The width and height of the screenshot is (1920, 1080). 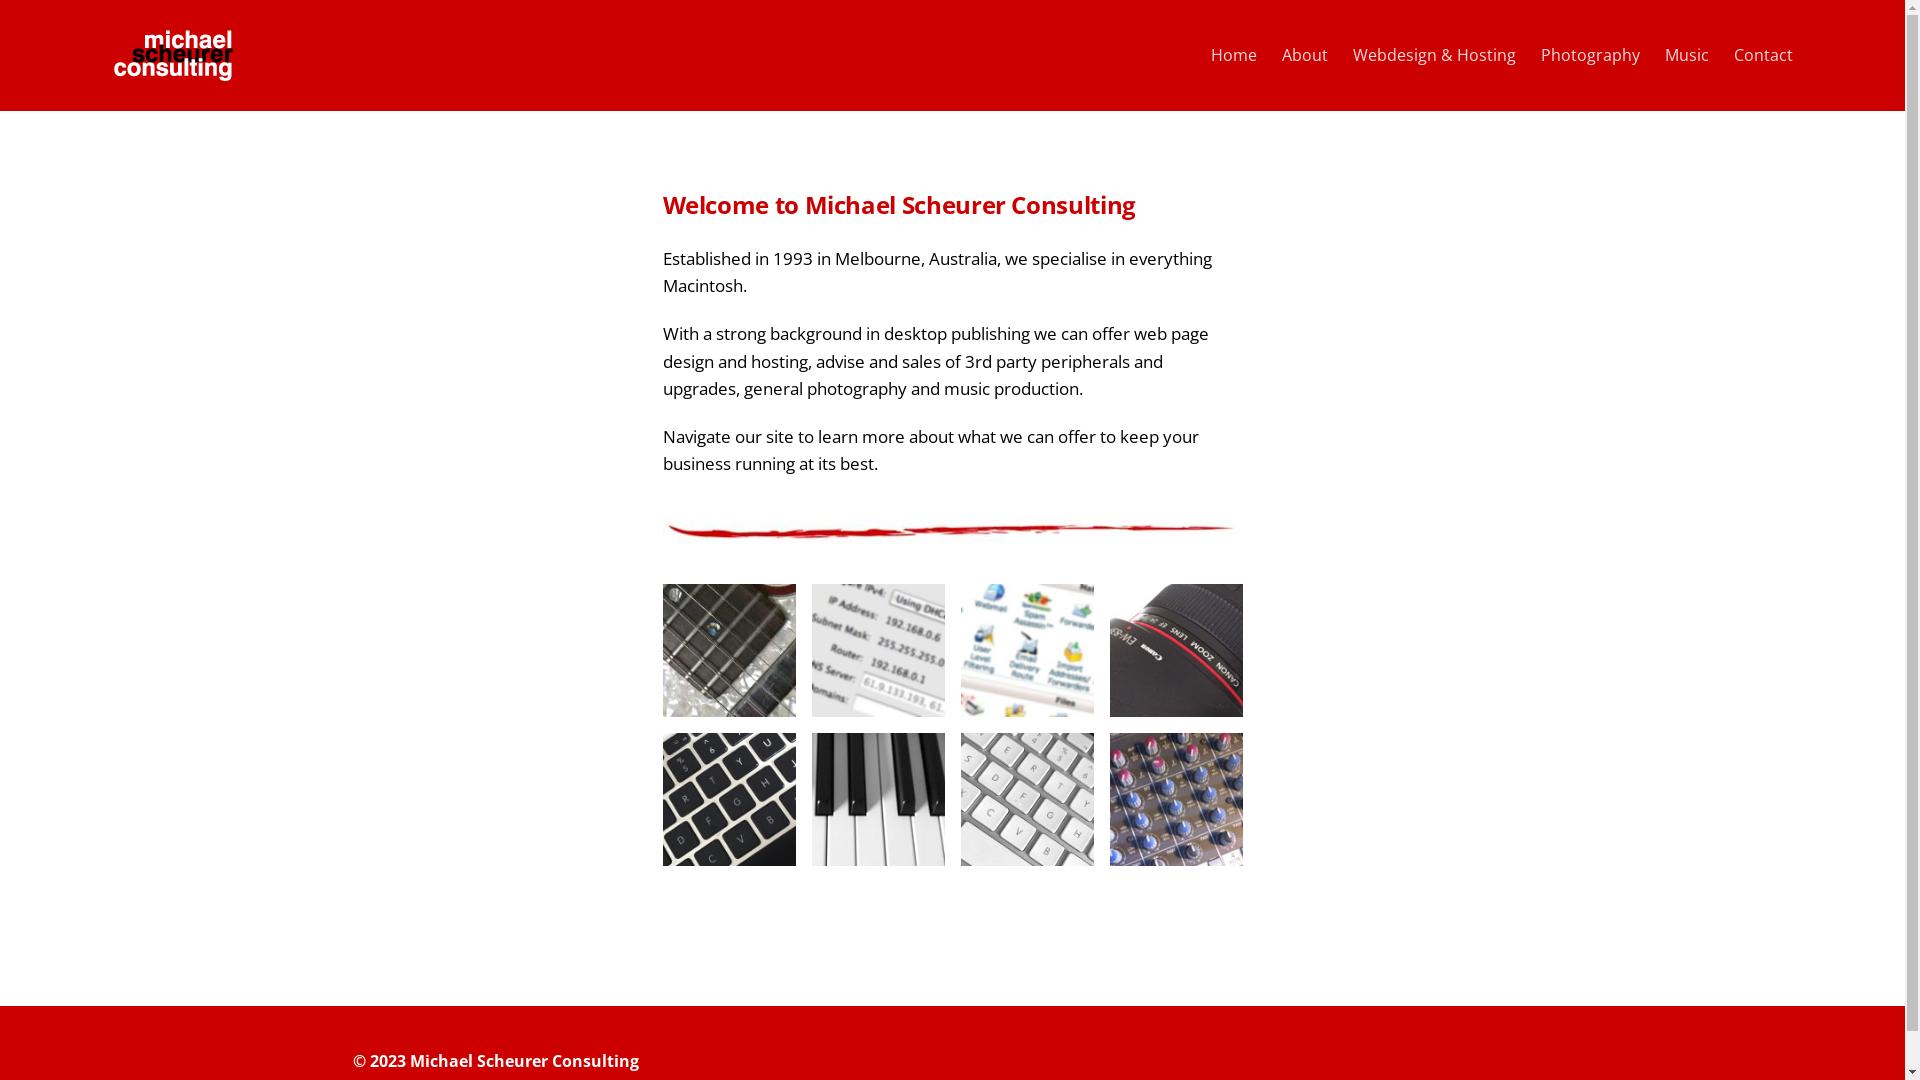 I want to click on 'Contact', so click(x=1763, y=54).